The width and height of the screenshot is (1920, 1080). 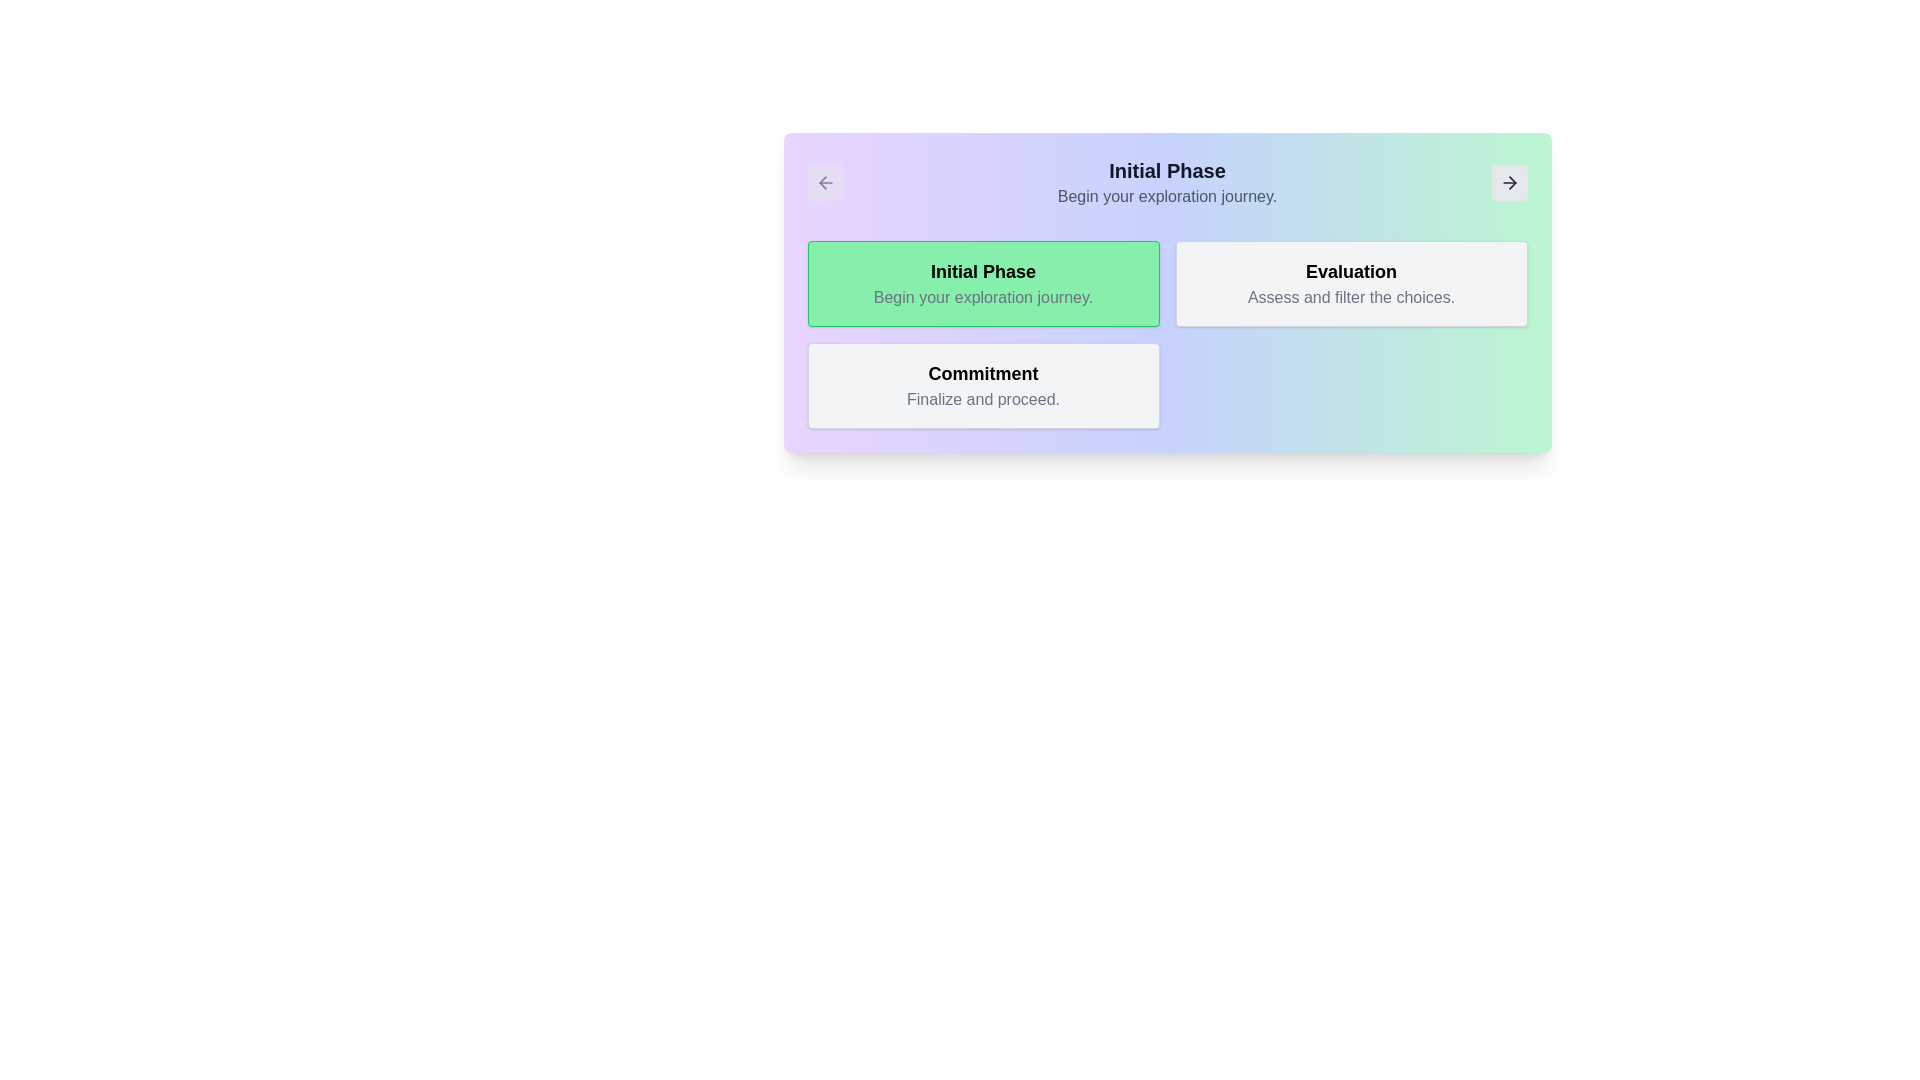 What do you see at coordinates (983, 297) in the screenshot?
I see `the text label providing supplementary information below the title 'Initial Phase', which is centrally located within a green rectangular component with rounded borders` at bounding box center [983, 297].